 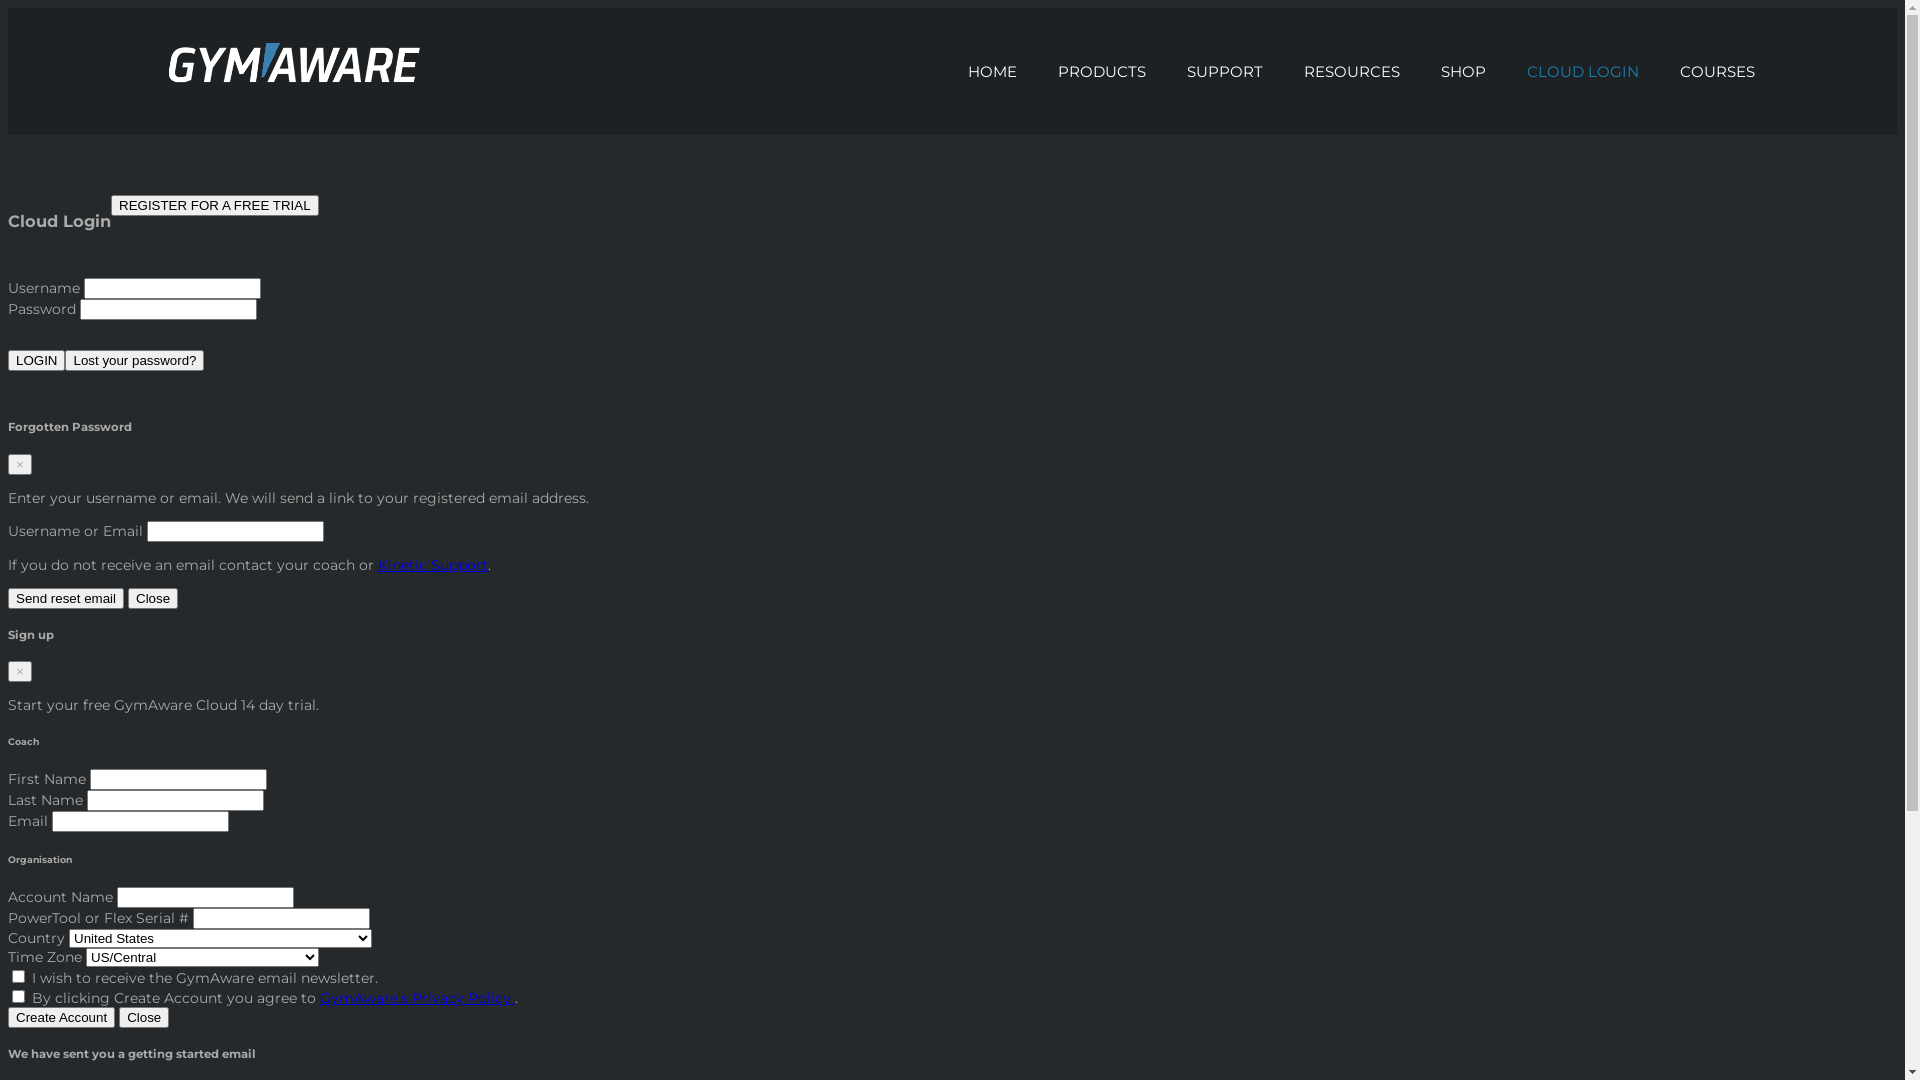 What do you see at coordinates (1717, 70) in the screenshot?
I see `'COURSES'` at bounding box center [1717, 70].